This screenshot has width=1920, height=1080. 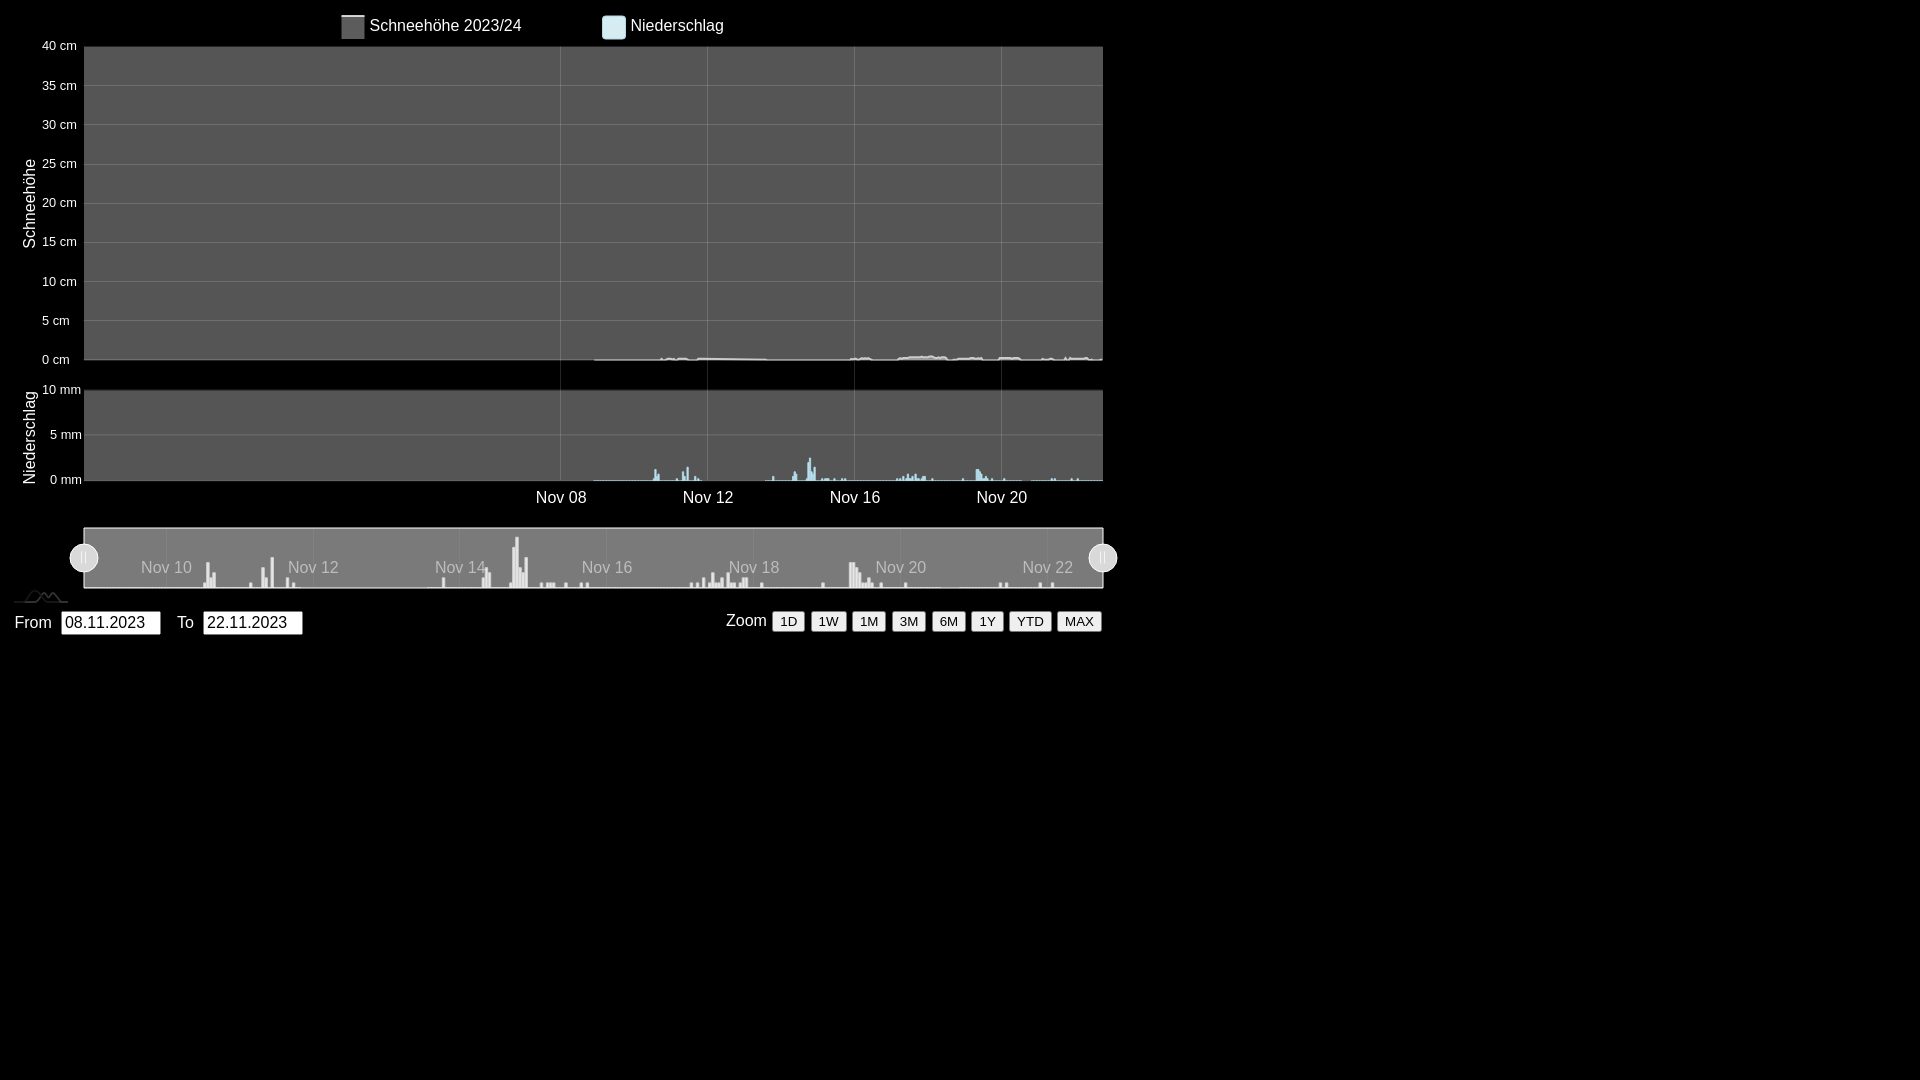 What do you see at coordinates (787, 620) in the screenshot?
I see `'1D'` at bounding box center [787, 620].